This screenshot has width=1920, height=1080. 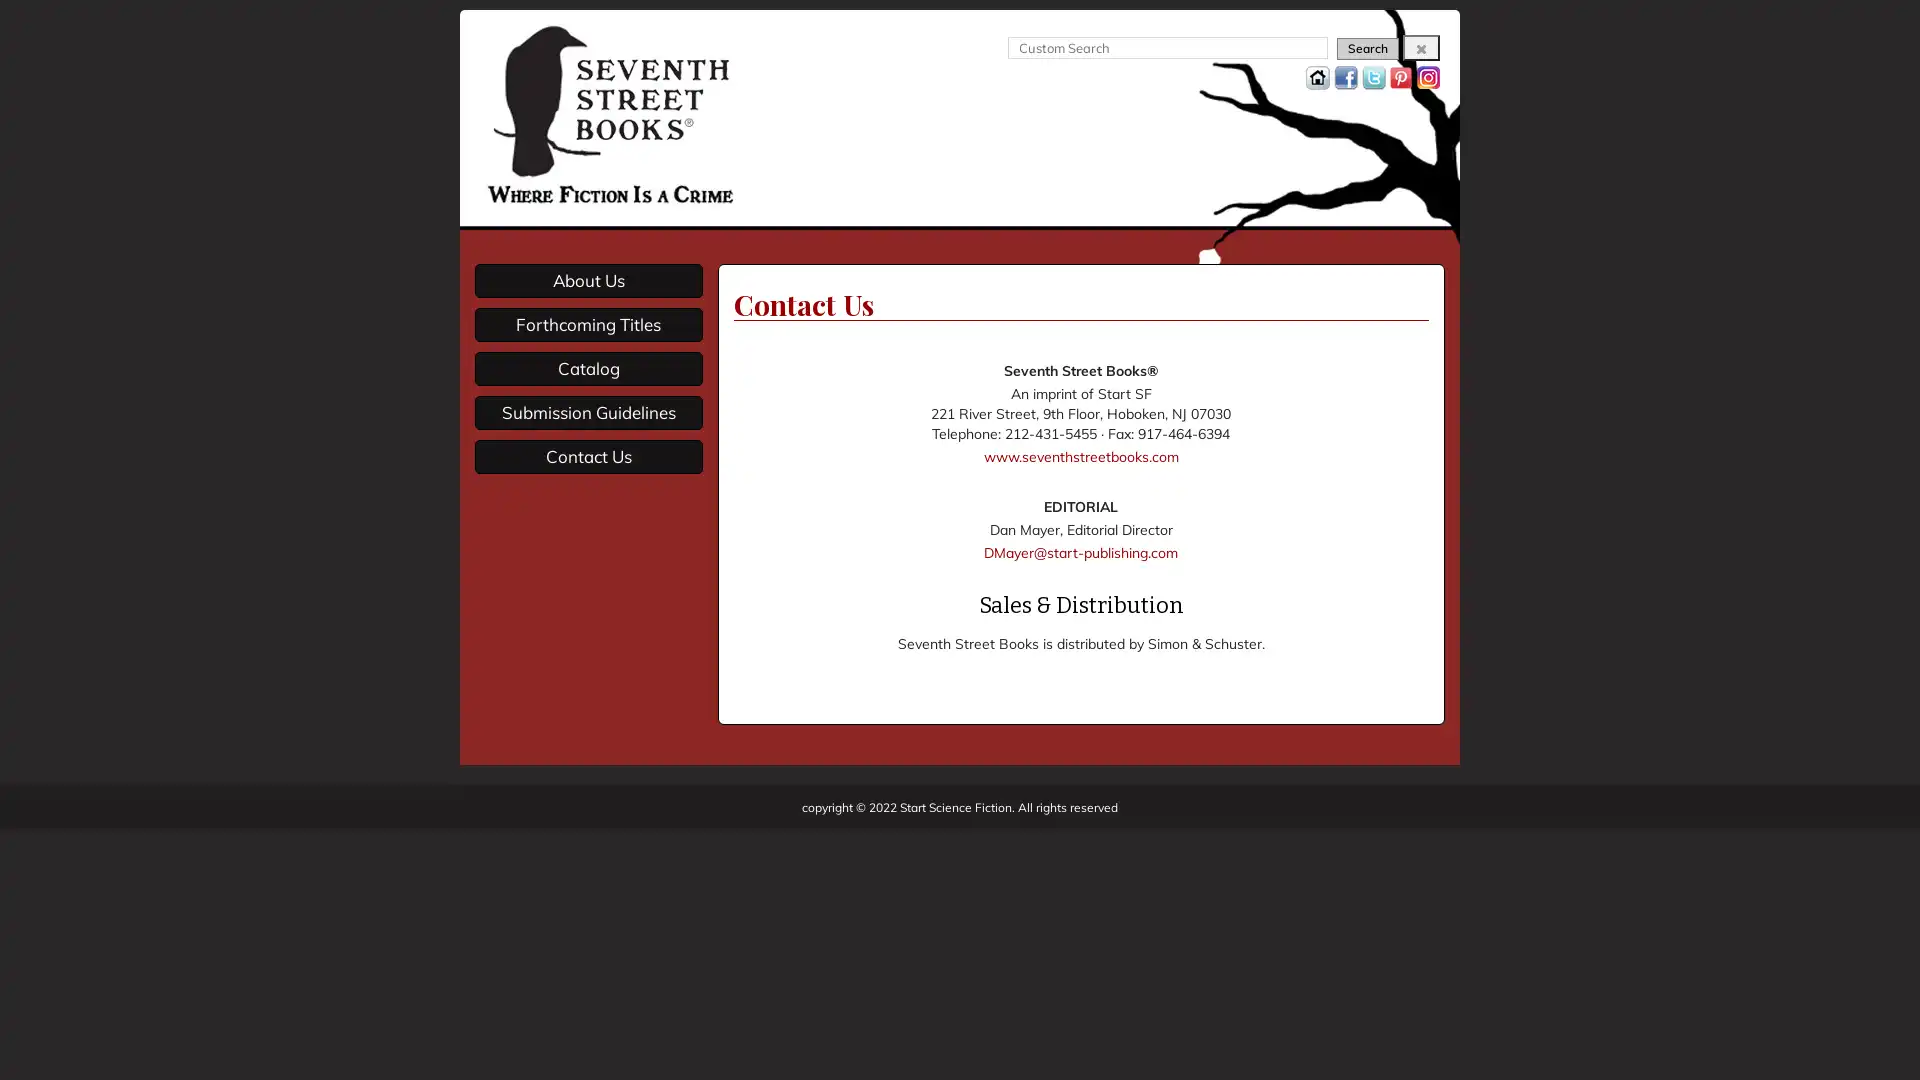 I want to click on Search, so click(x=1367, y=48).